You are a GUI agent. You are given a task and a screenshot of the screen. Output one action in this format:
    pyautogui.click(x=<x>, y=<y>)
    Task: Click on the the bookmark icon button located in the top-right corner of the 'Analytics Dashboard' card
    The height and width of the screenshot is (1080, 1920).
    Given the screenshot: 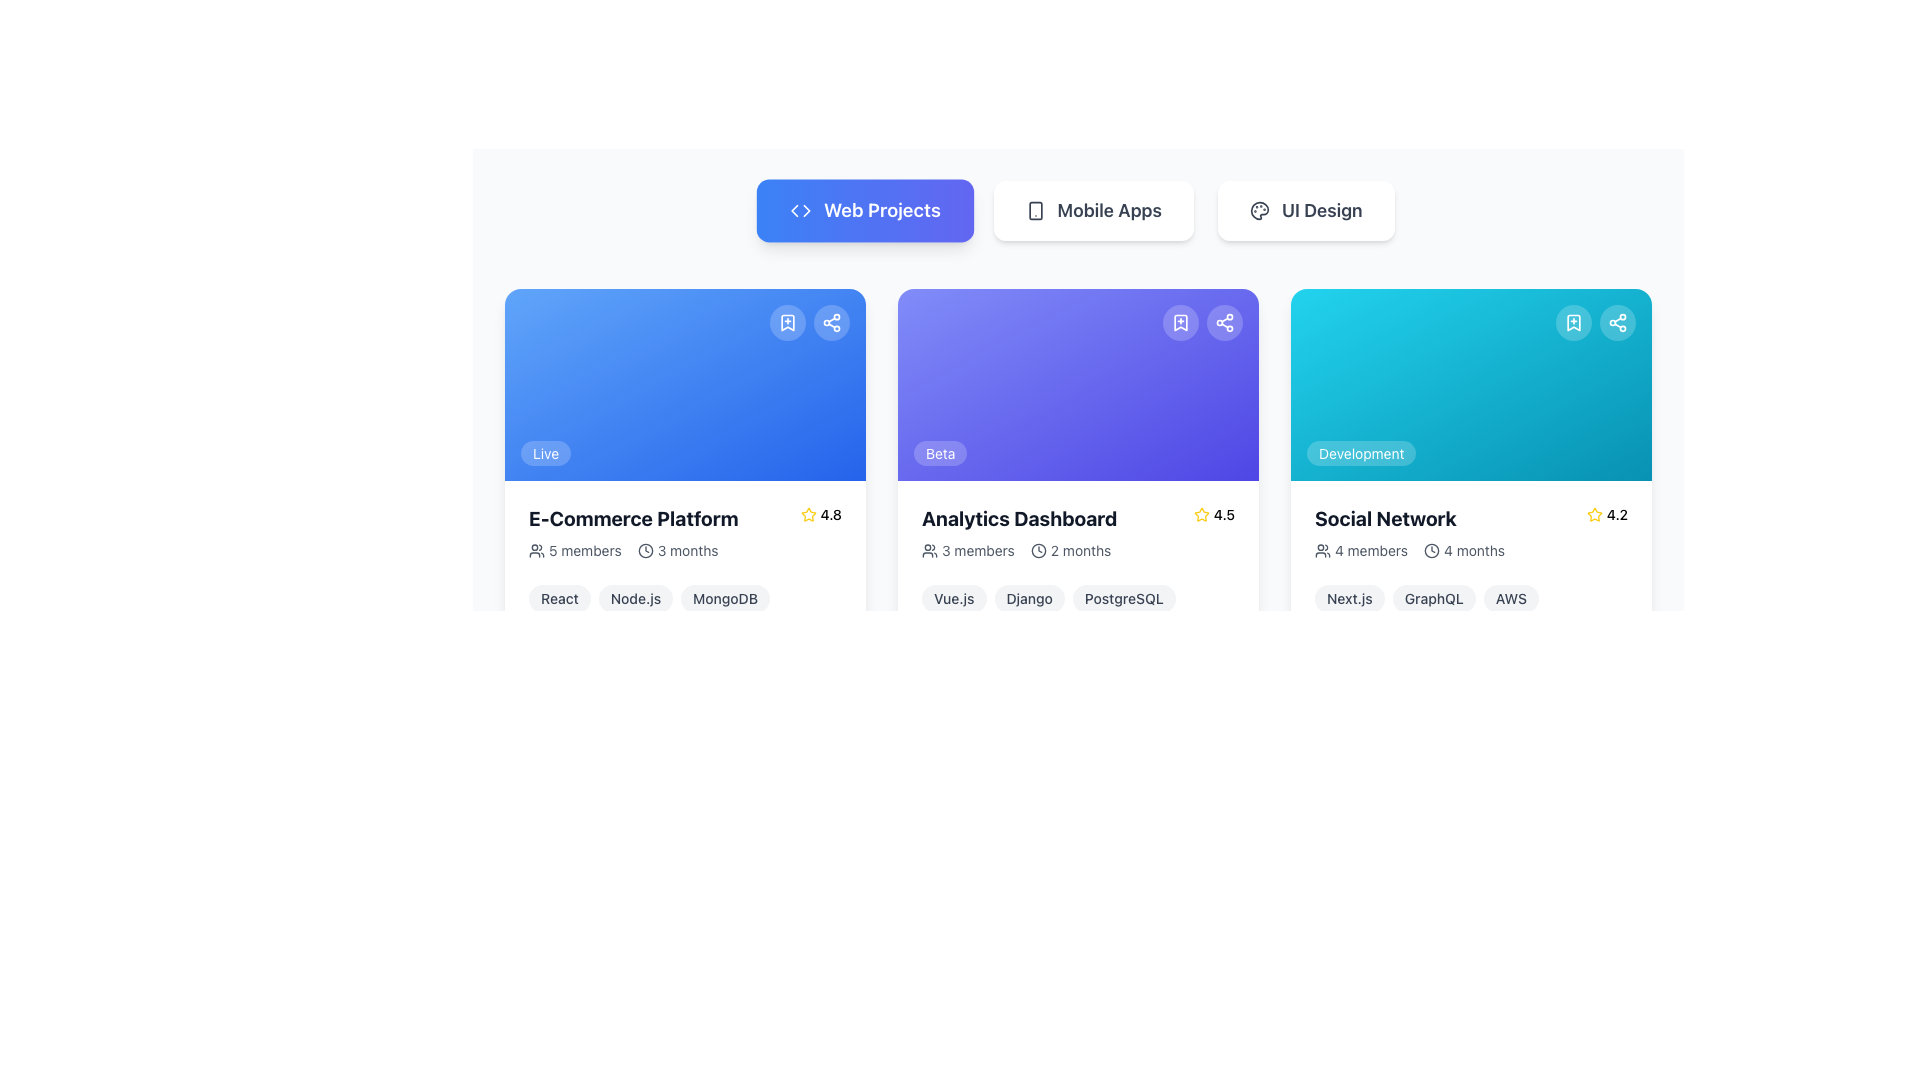 What is the action you would take?
    pyautogui.click(x=1180, y=322)
    